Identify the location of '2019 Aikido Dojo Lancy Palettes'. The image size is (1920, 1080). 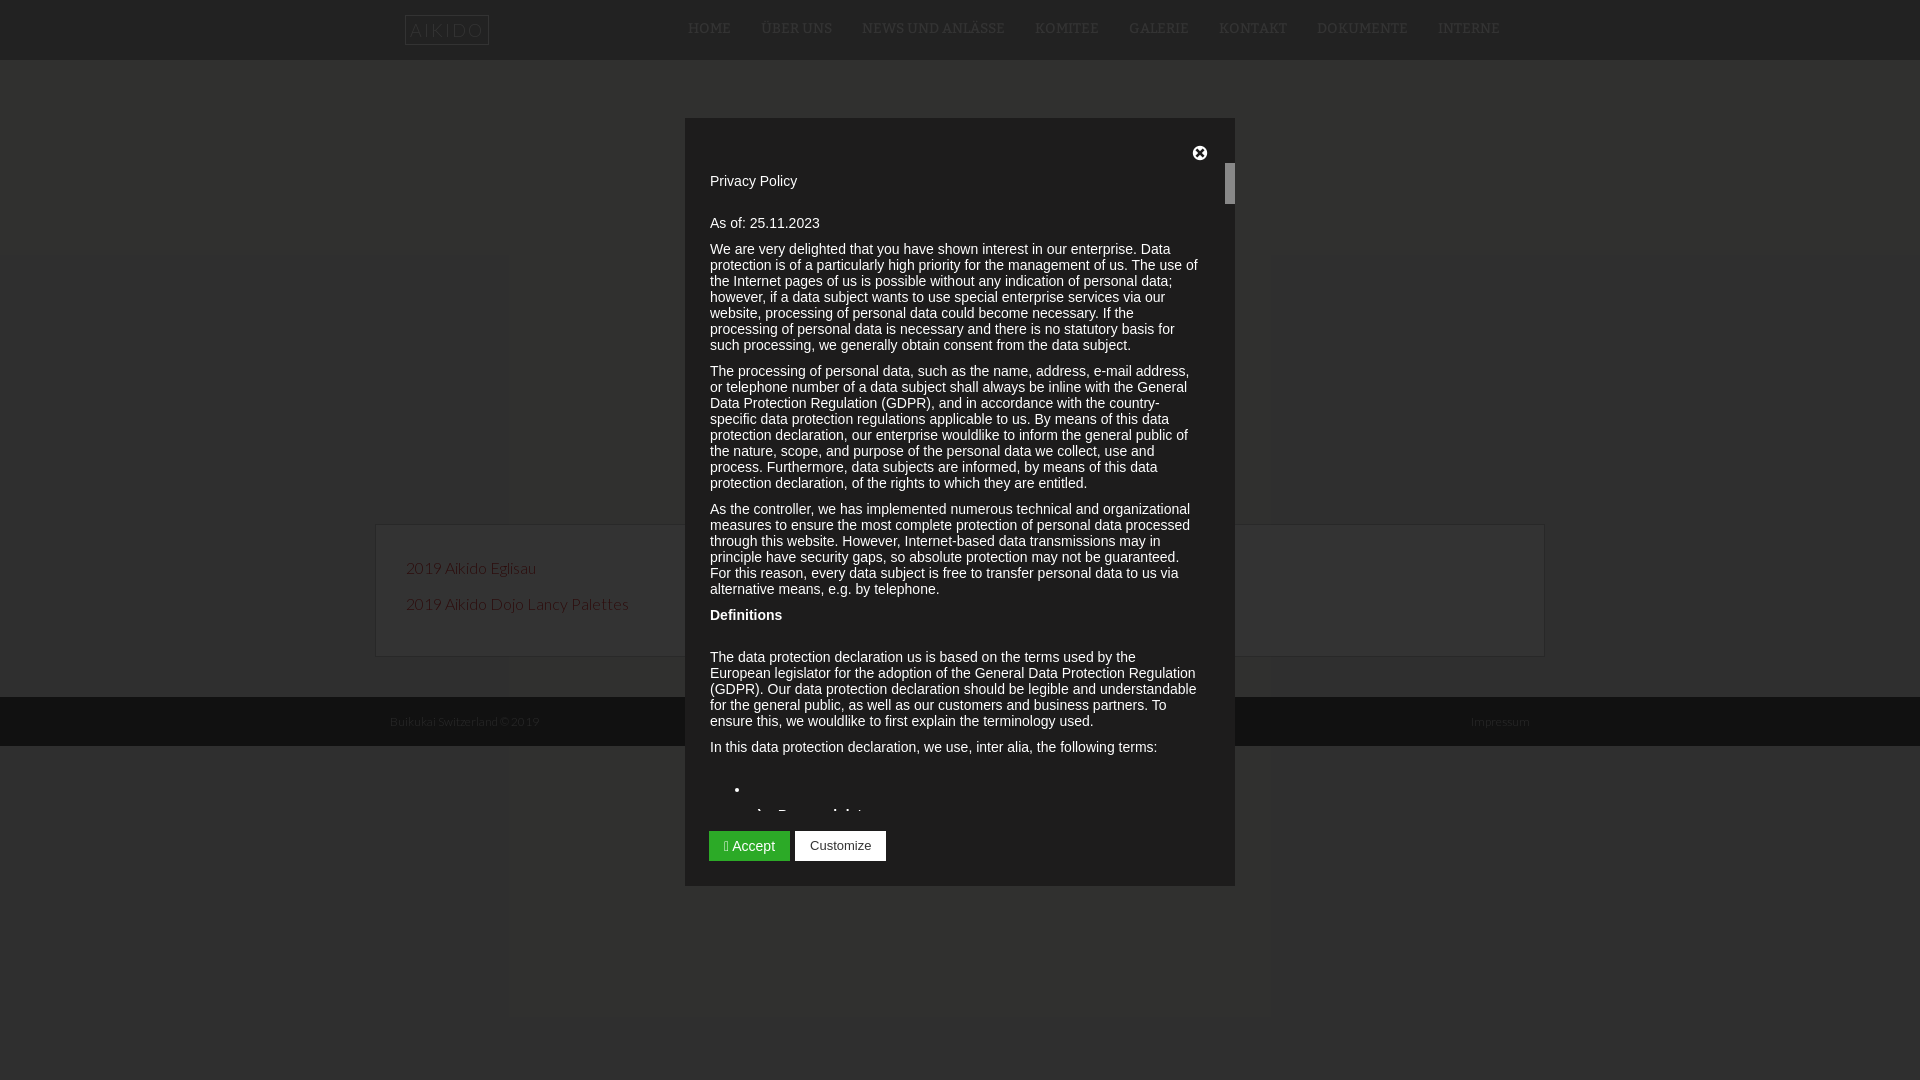
(517, 602).